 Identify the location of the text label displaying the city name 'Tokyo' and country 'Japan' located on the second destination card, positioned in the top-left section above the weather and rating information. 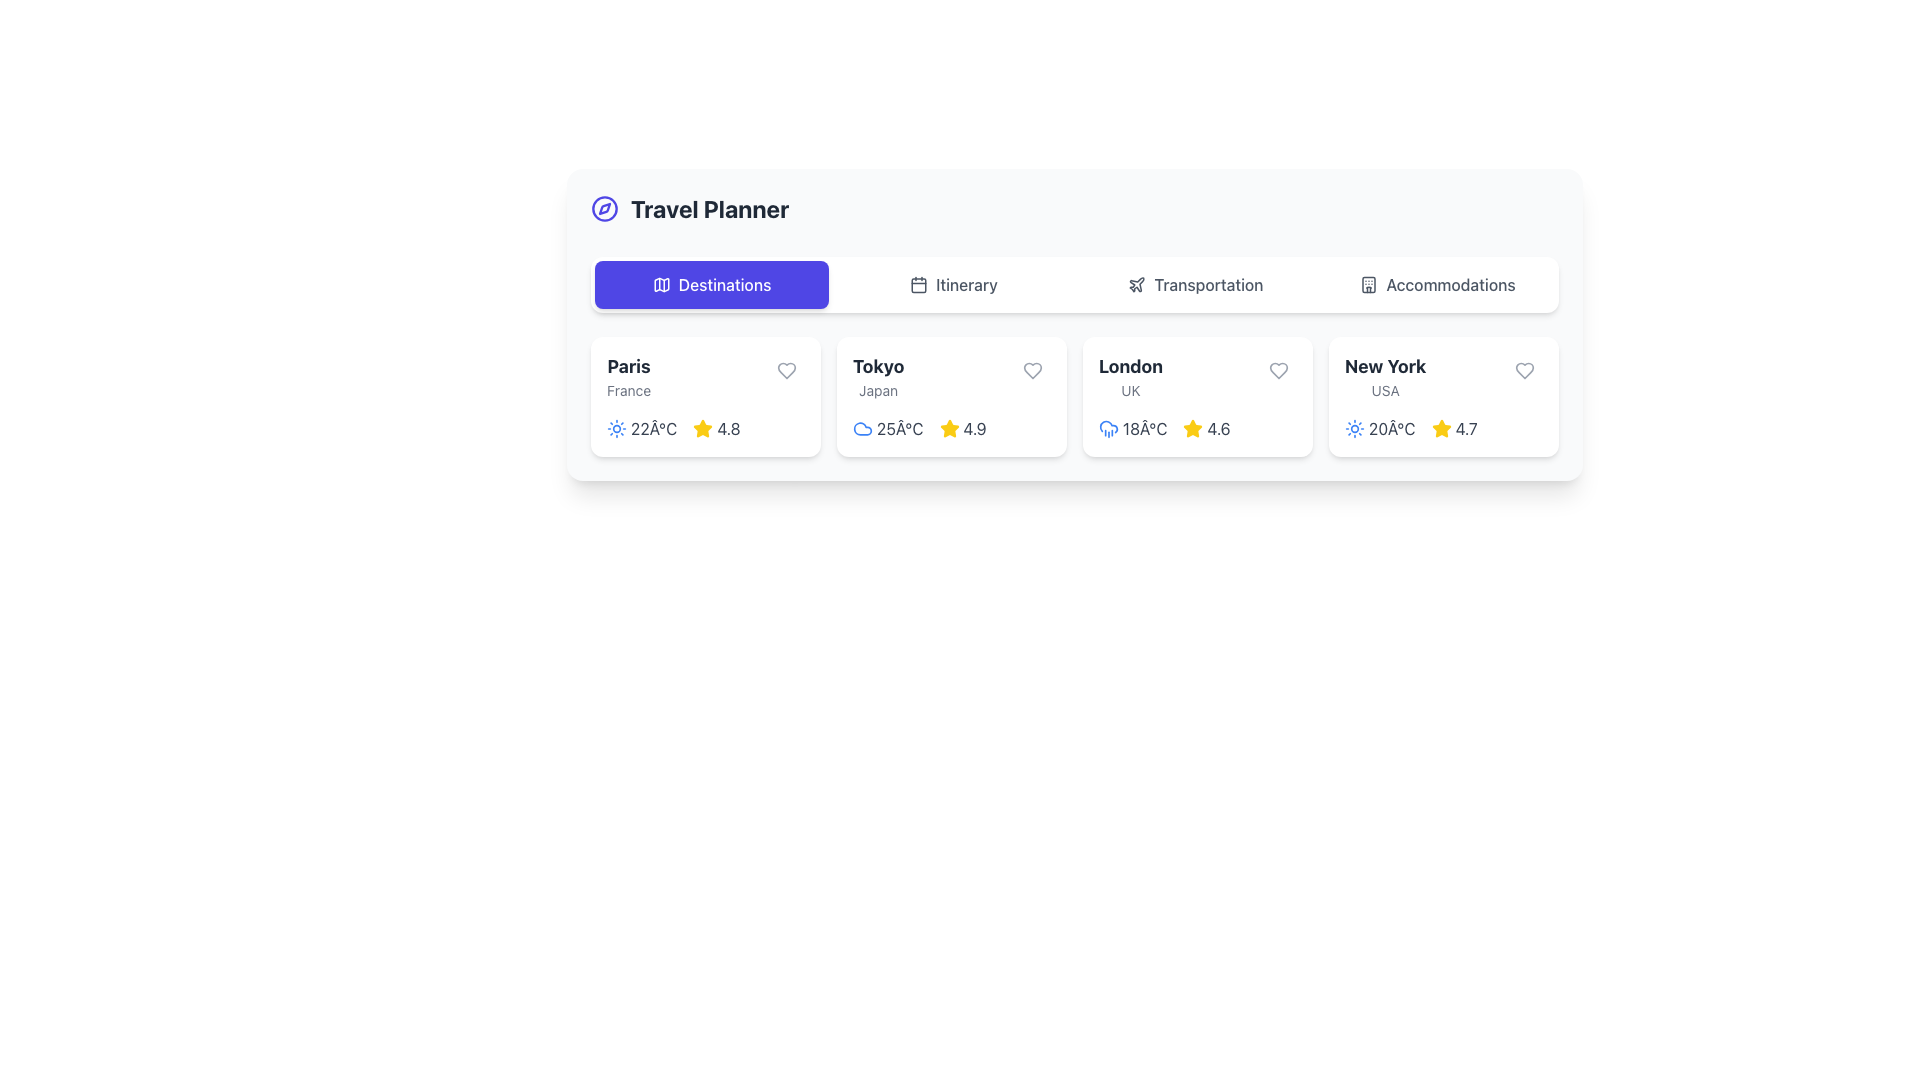
(878, 377).